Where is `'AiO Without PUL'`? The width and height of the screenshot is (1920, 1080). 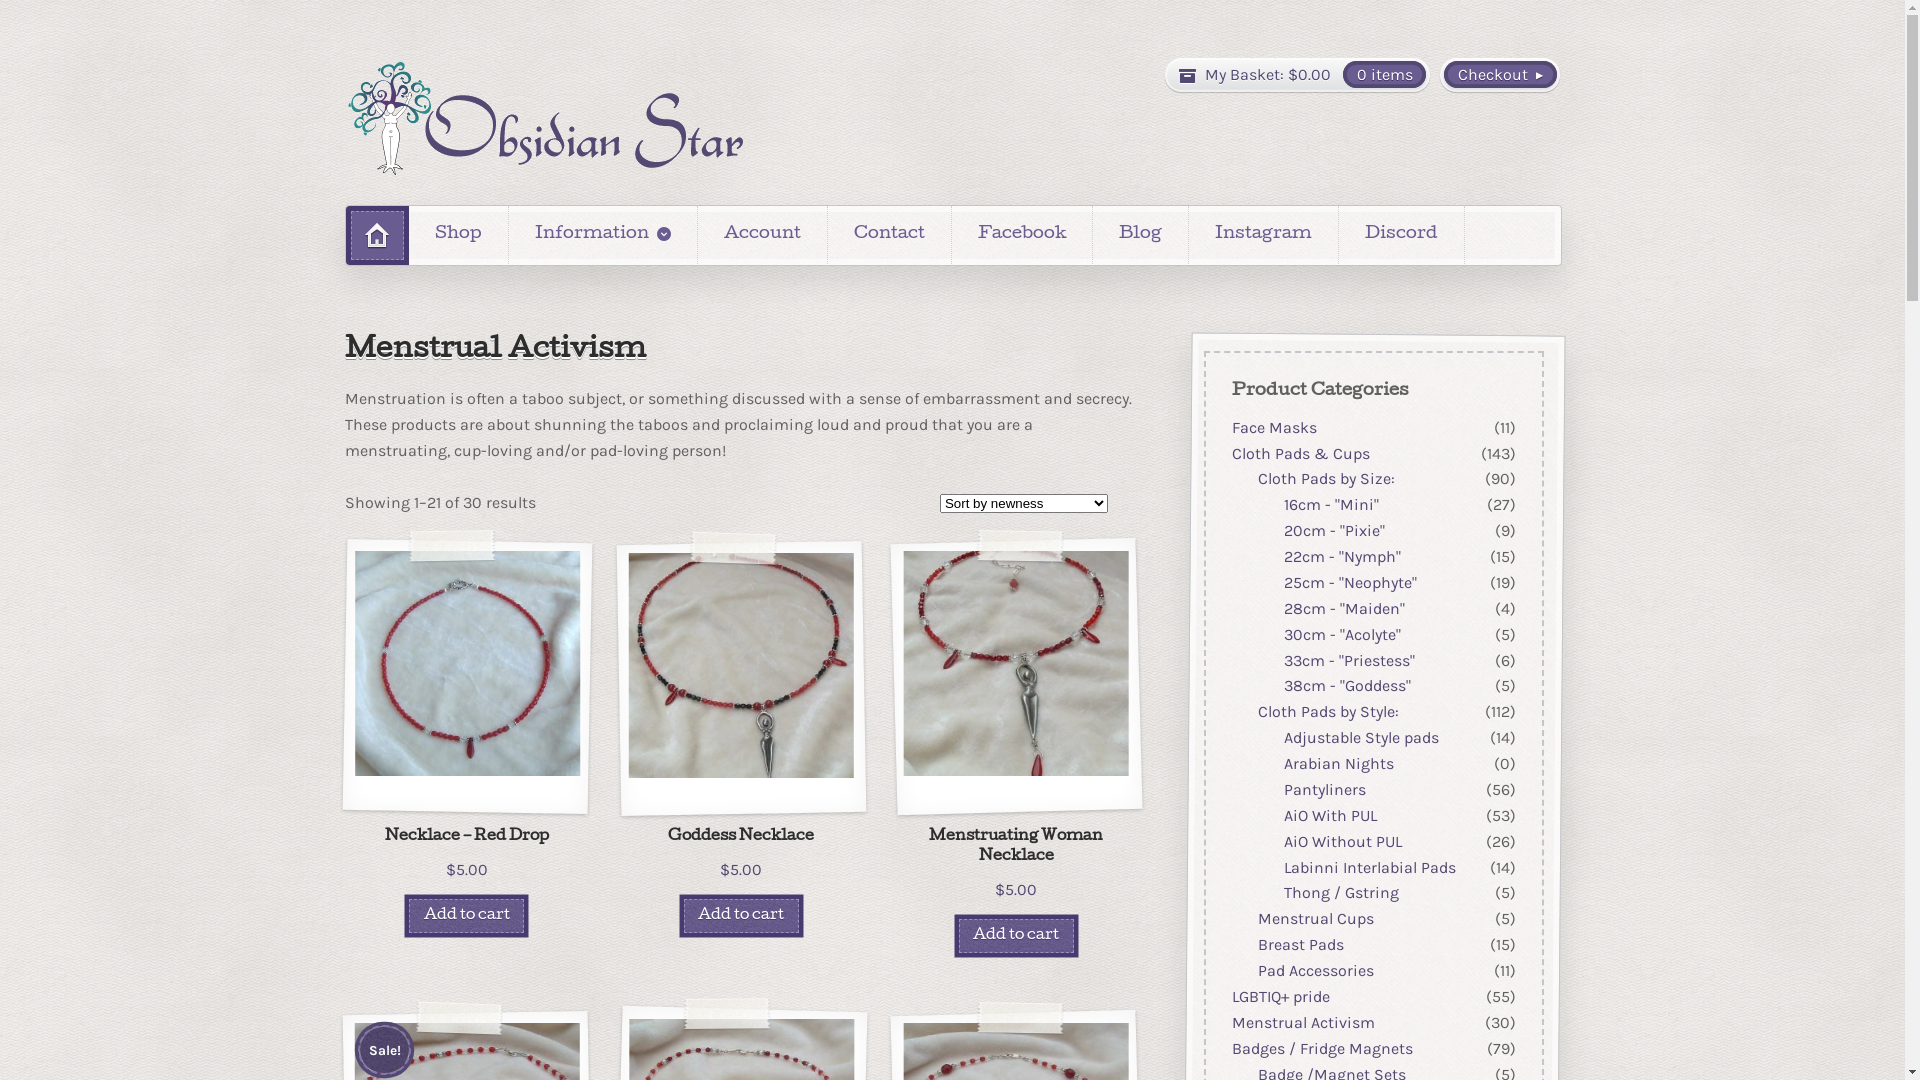
'AiO Without PUL' is located at coordinates (1342, 841).